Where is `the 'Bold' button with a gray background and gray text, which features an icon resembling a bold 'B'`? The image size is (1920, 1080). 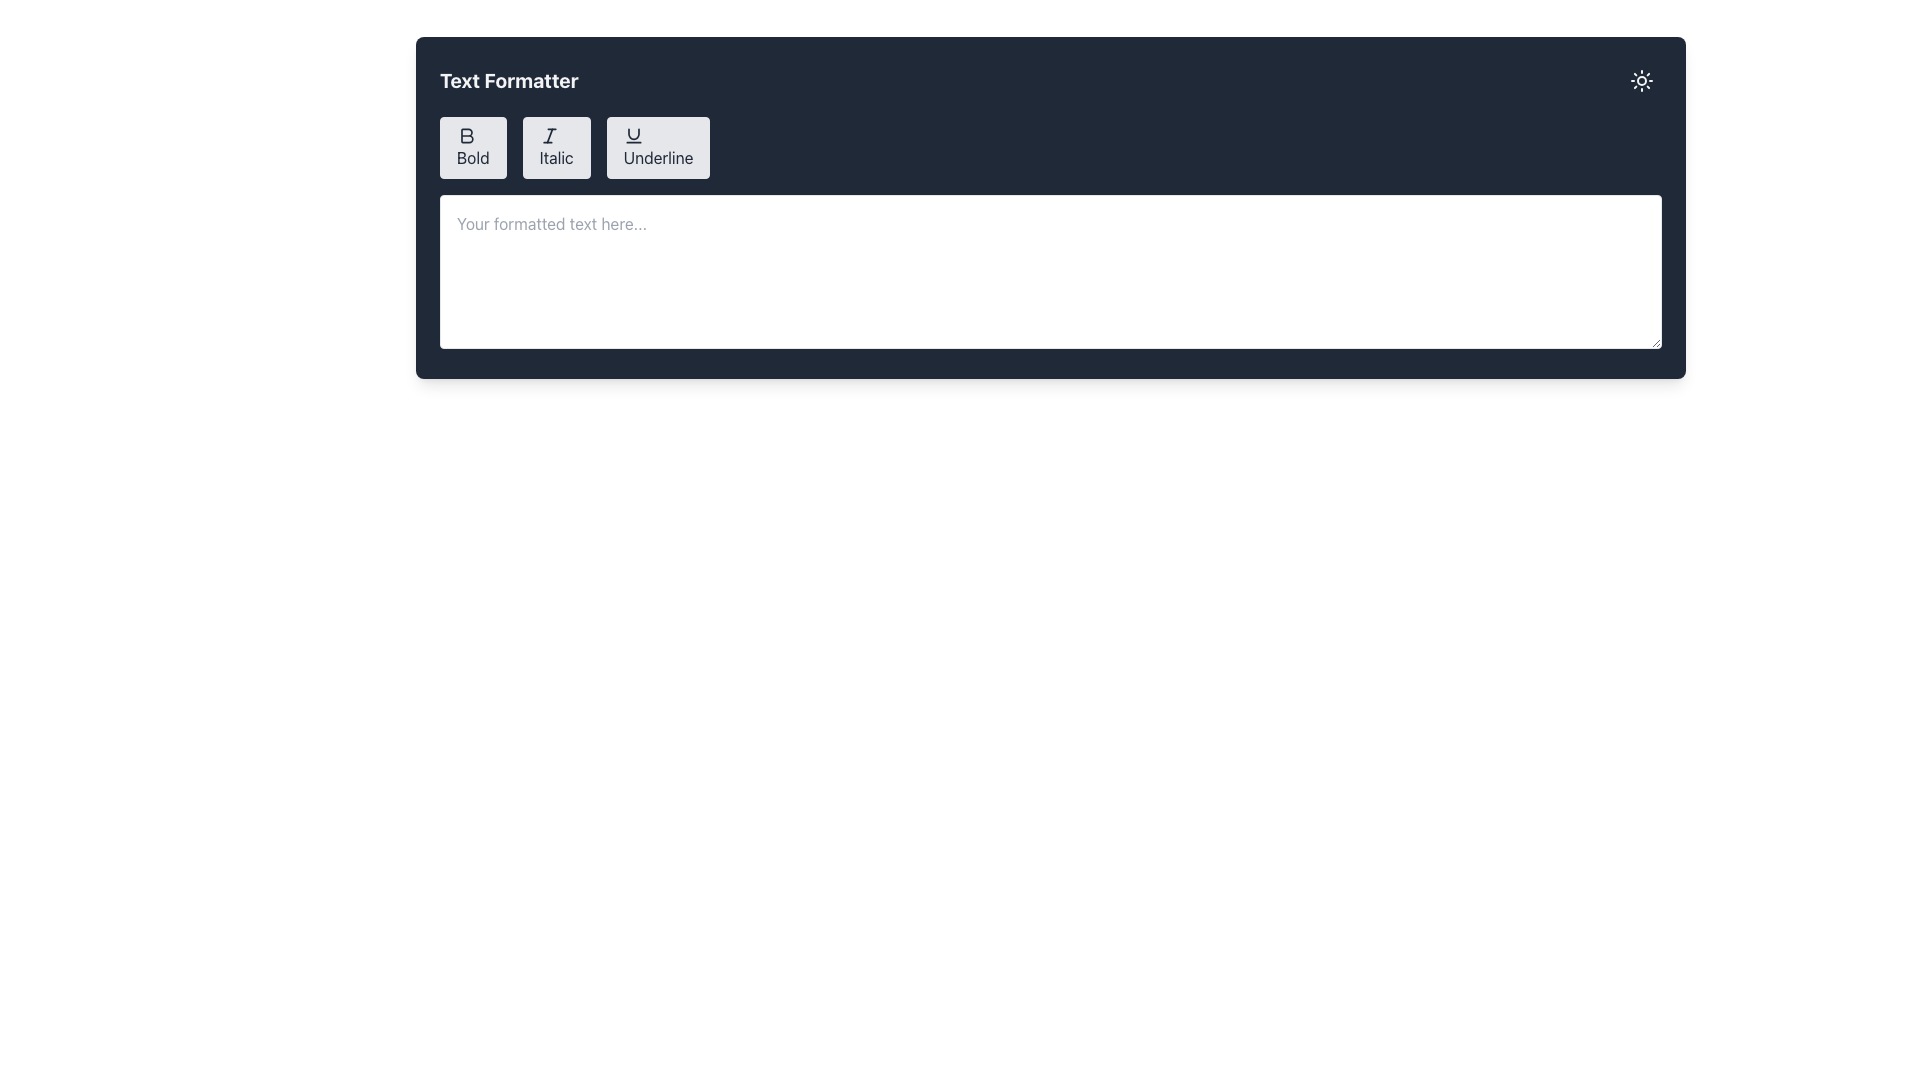
the 'Bold' button with a gray background and gray text, which features an icon resembling a bold 'B' is located at coordinates (472, 146).